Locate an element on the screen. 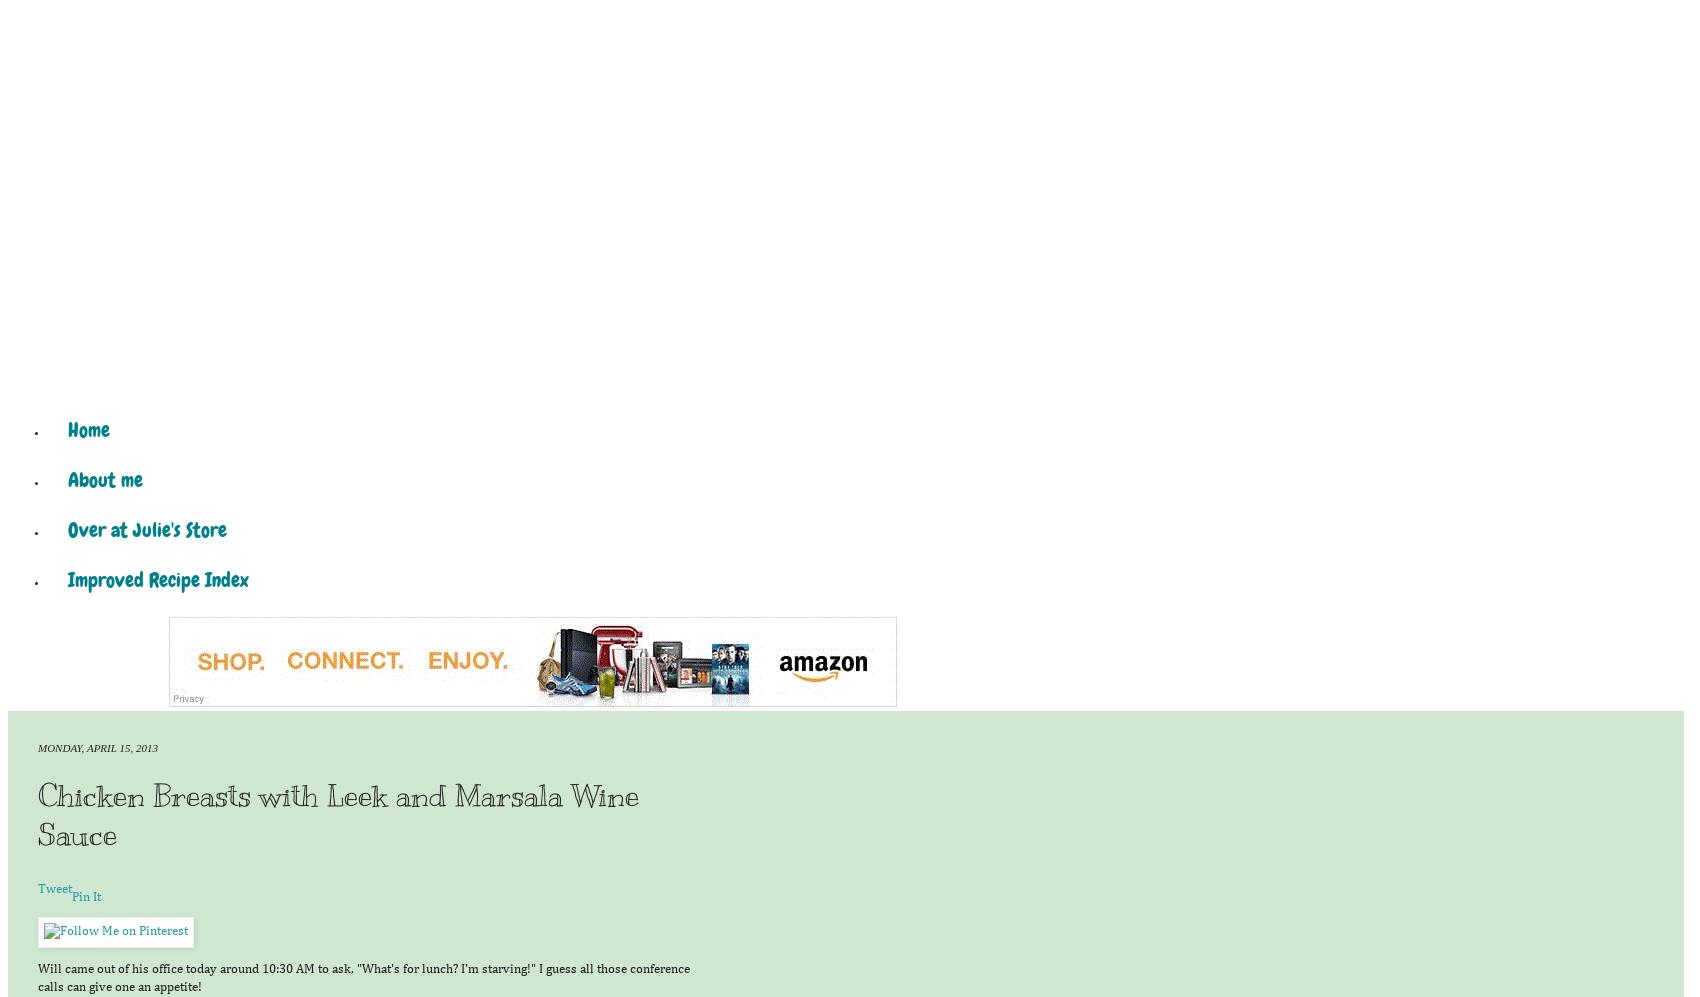 The width and height of the screenshot is (1700, 997). 'Home' is located at coordinates (89, 429).